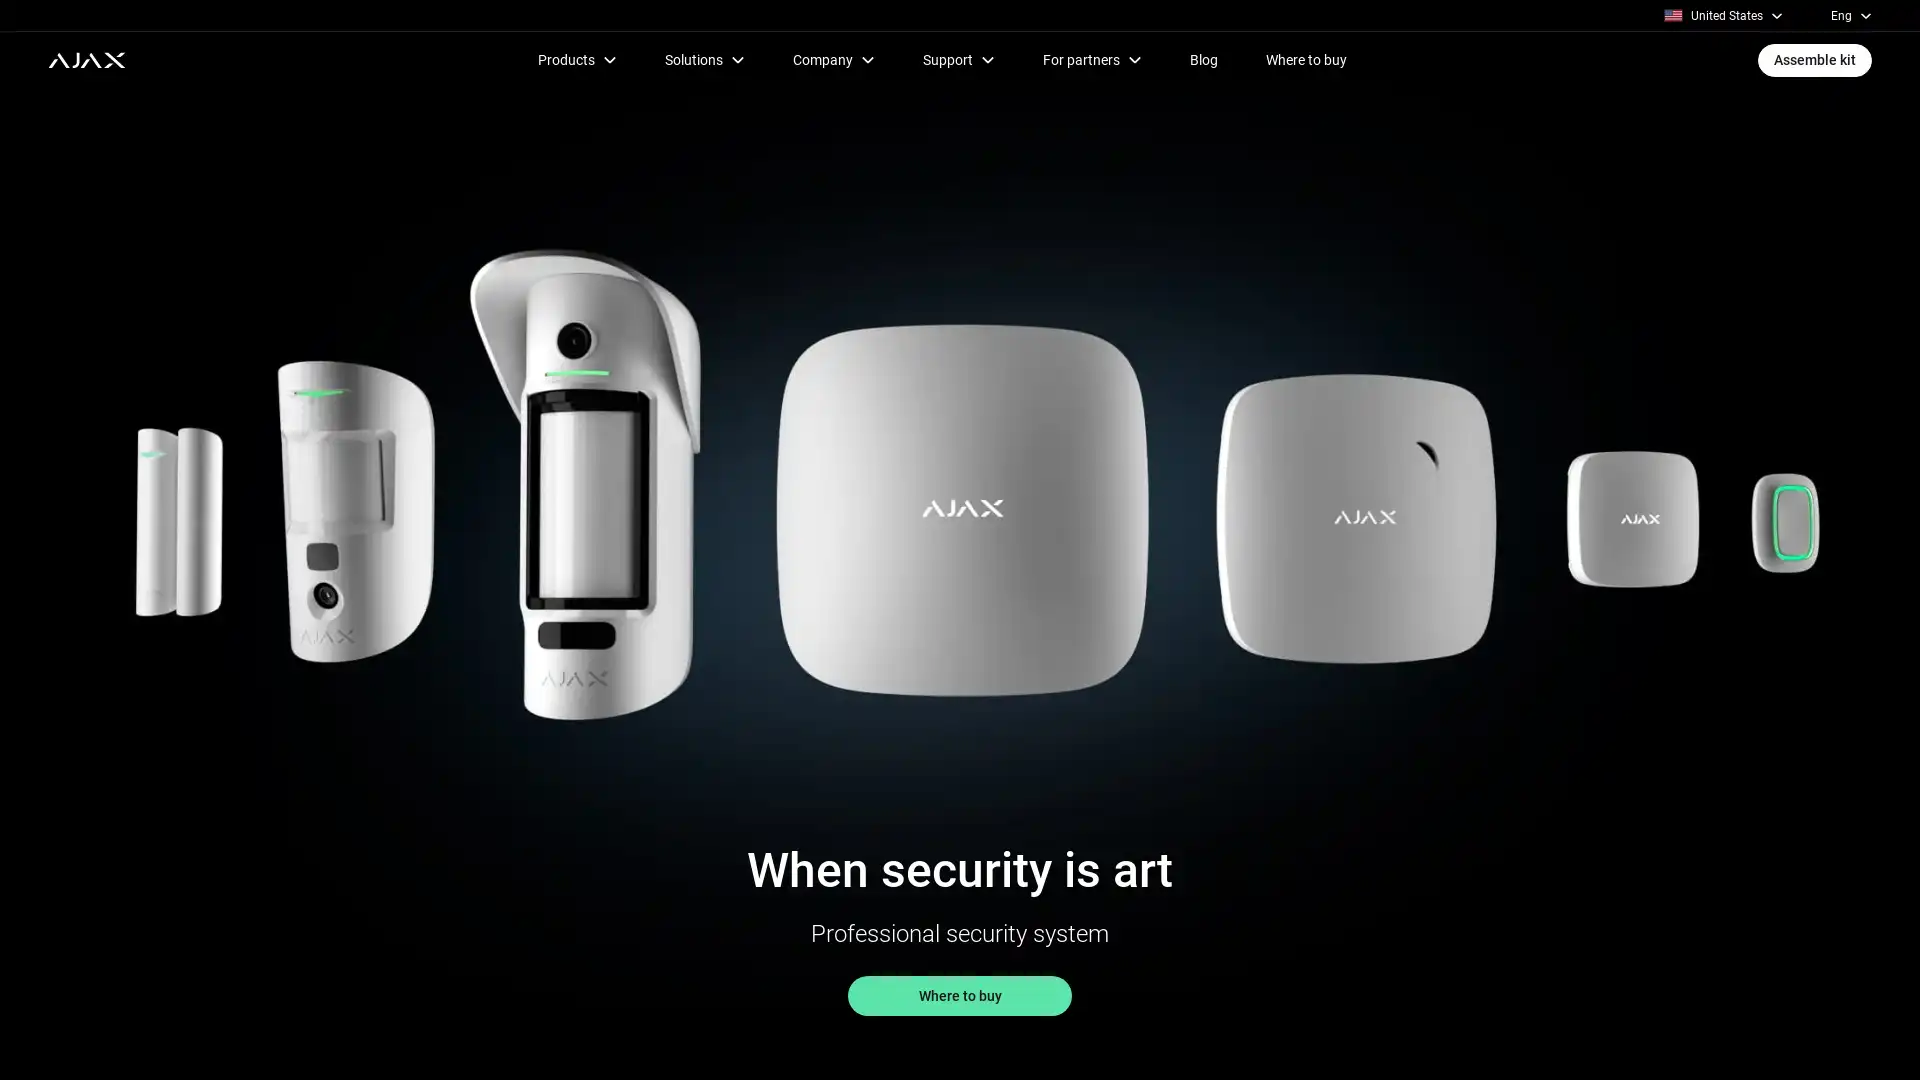 This screenshot has width=1920, height=1080. I want to click on Company, so click(833, 59).